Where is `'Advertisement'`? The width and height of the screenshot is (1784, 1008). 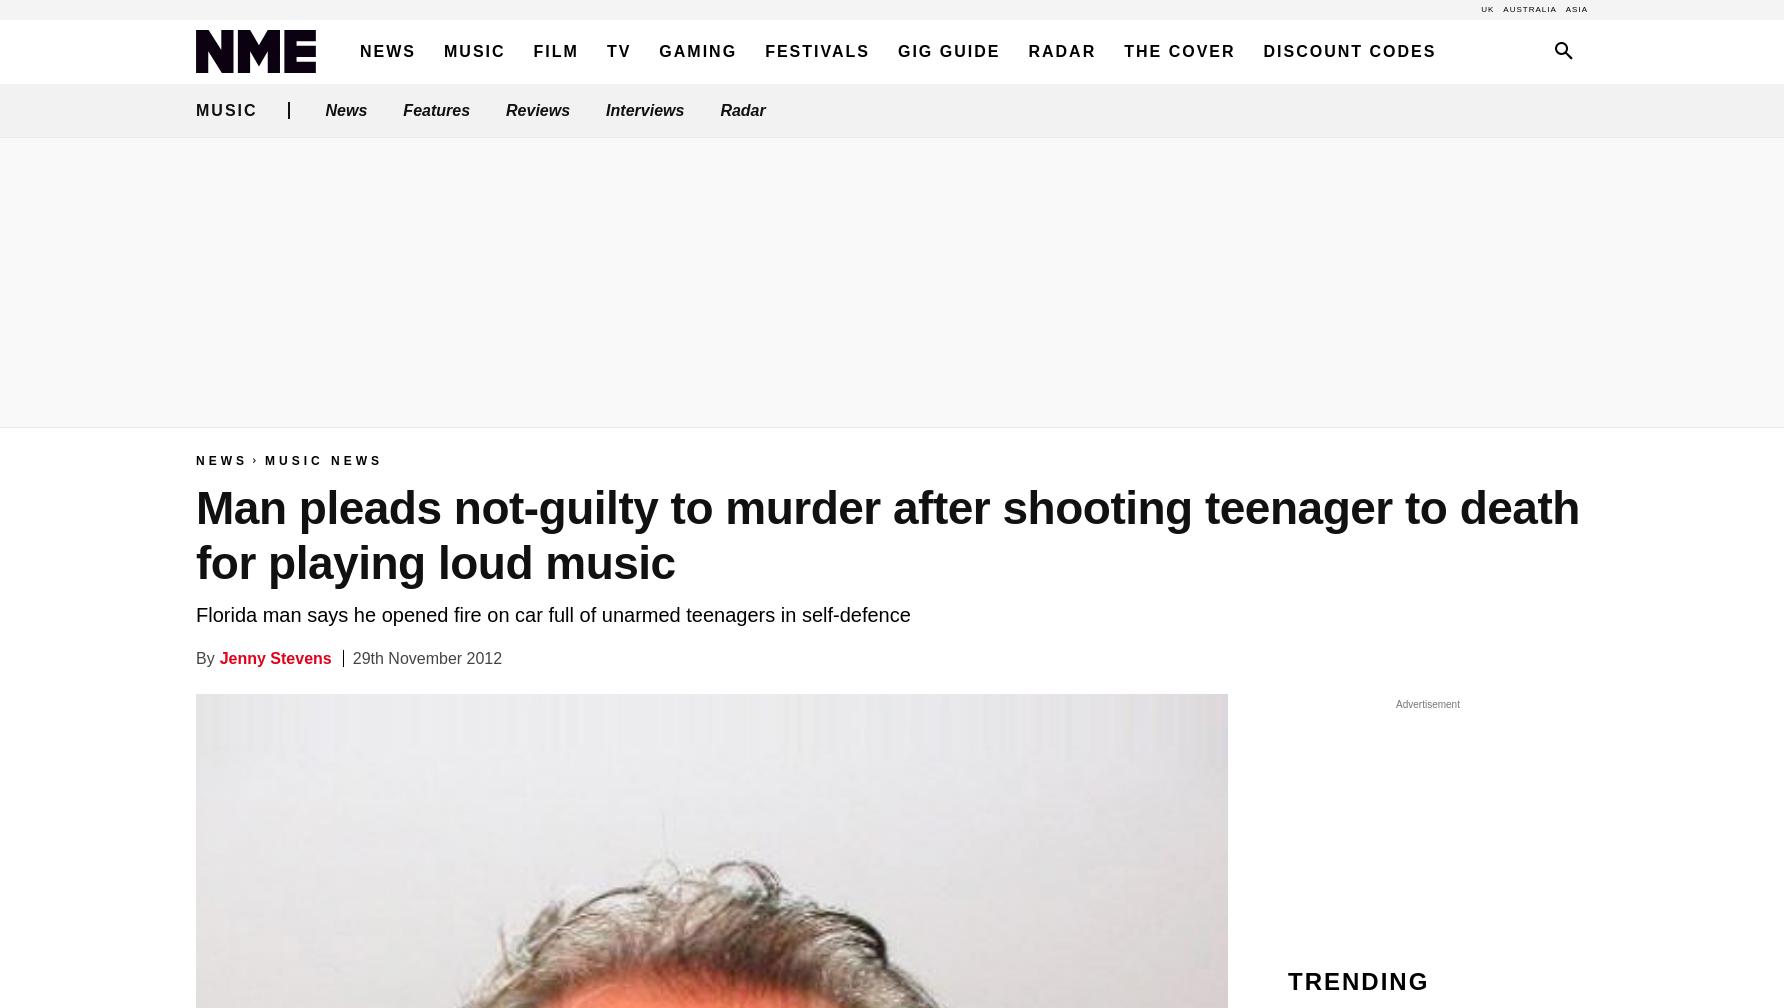 'Advertisement' is located at coordinates (1427, 704).